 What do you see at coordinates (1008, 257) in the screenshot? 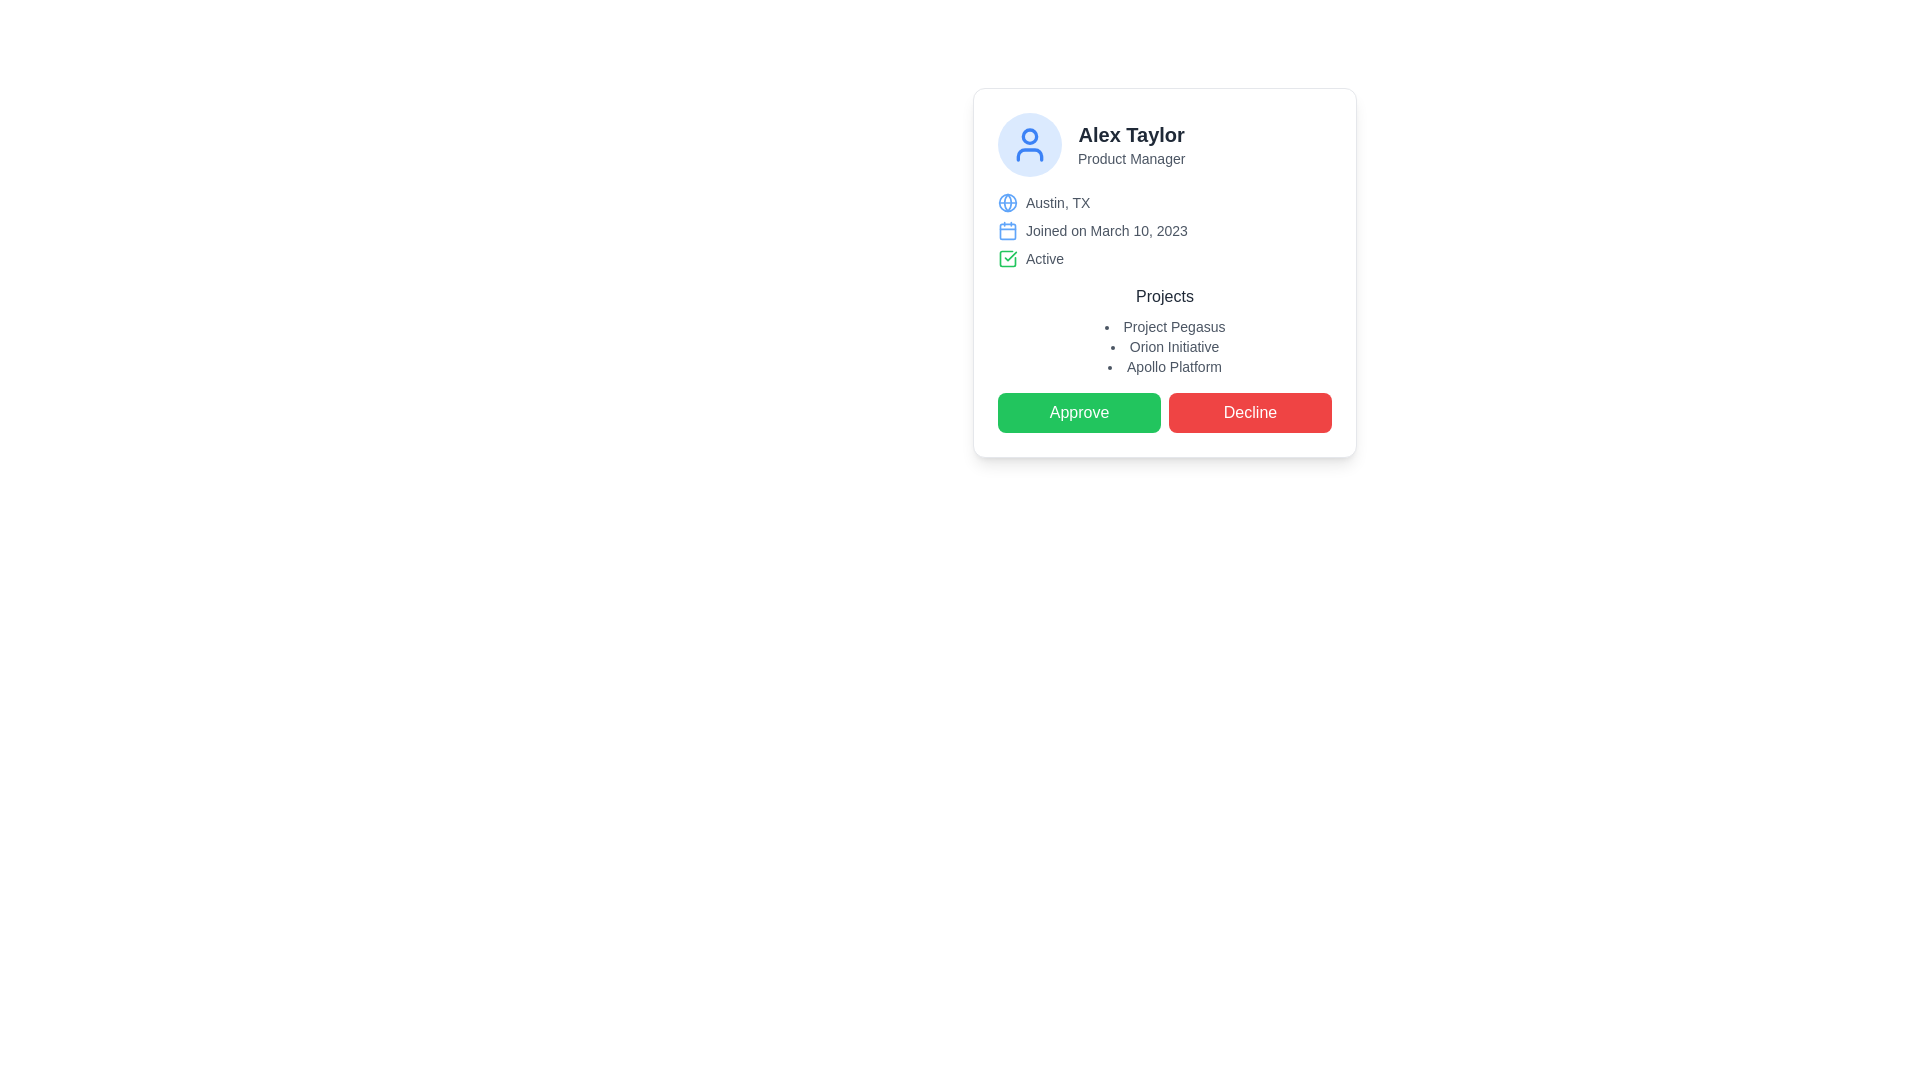
I see `the visual indicator icon that represents the 'Active' status, which is located directly under the 'Joined on March 10, 2023' text and above the 'Projects' section in the profile card design` at bounding box center [1008, 257].